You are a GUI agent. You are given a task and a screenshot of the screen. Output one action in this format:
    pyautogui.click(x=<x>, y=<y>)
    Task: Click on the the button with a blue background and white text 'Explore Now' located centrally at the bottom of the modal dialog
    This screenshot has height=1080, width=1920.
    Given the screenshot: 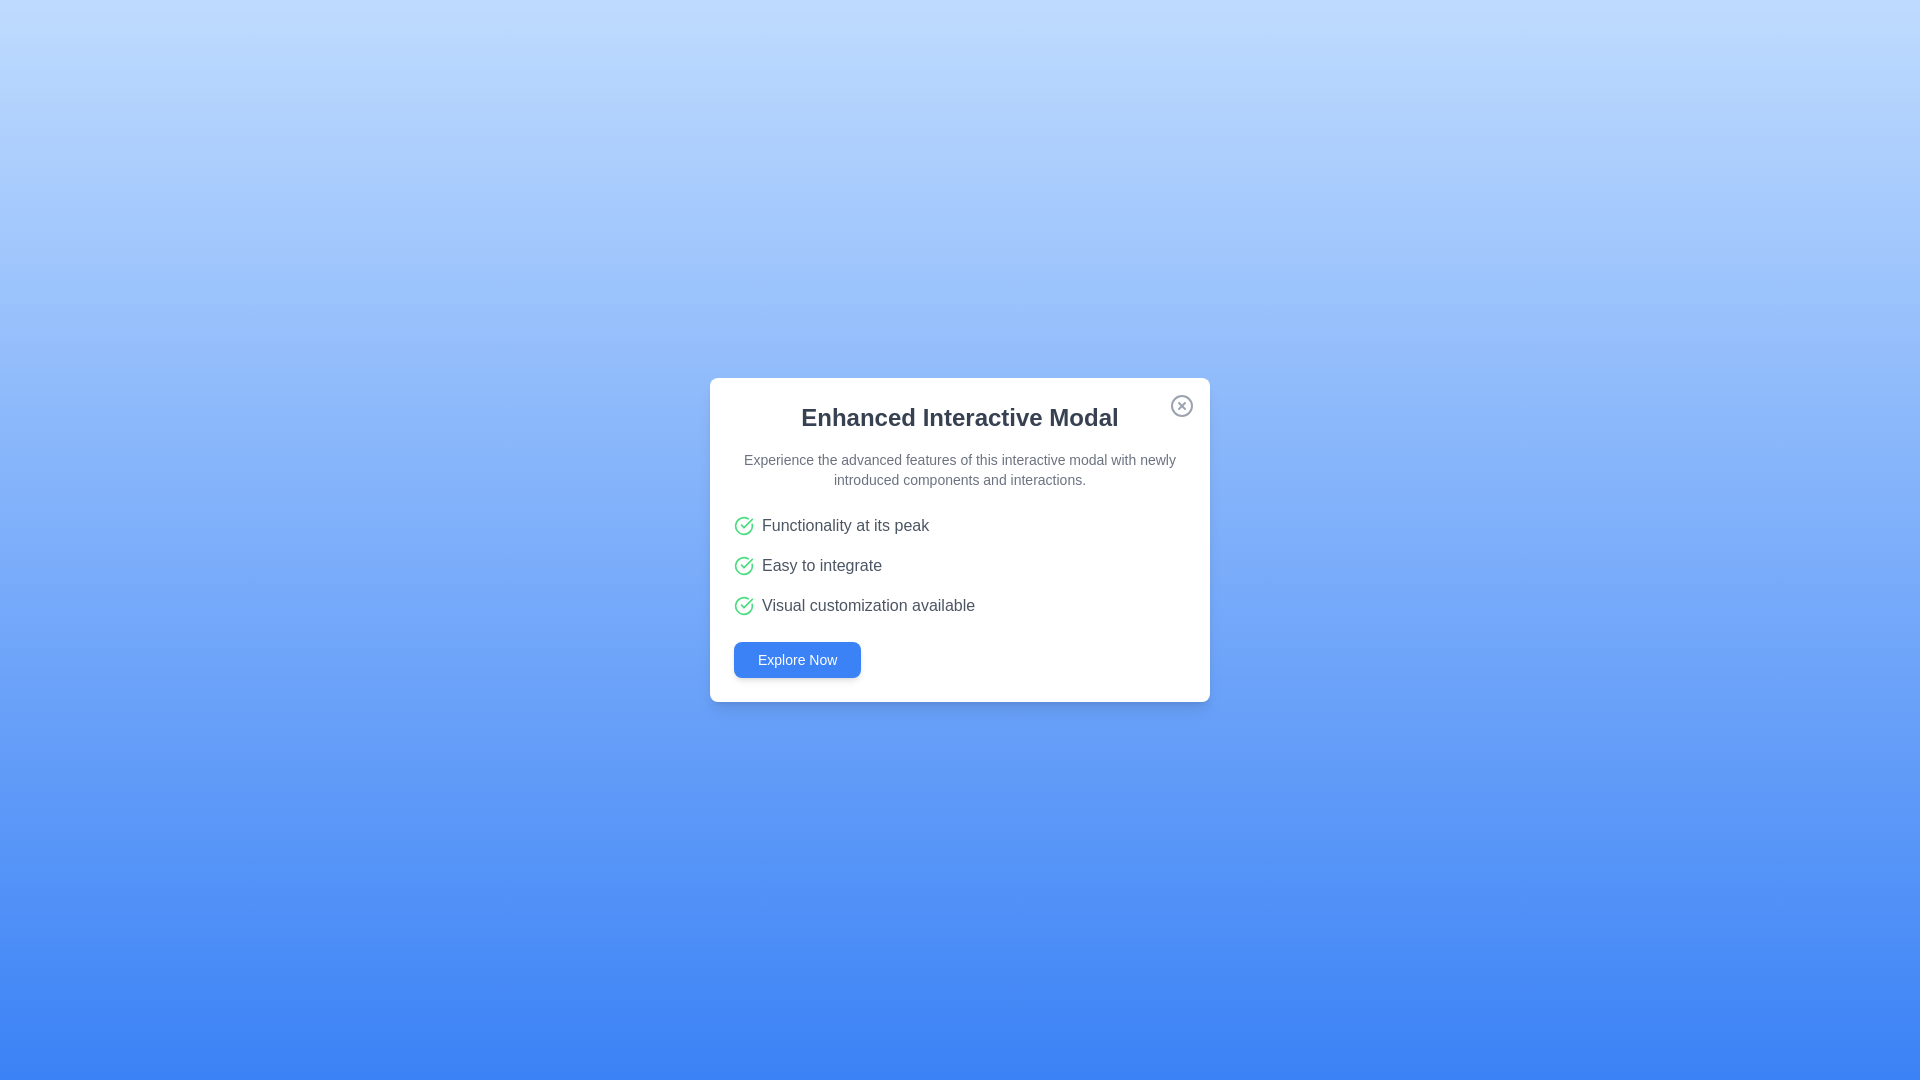 What is the action you would take?
    pyautogui.click(x=796, y=659)
    